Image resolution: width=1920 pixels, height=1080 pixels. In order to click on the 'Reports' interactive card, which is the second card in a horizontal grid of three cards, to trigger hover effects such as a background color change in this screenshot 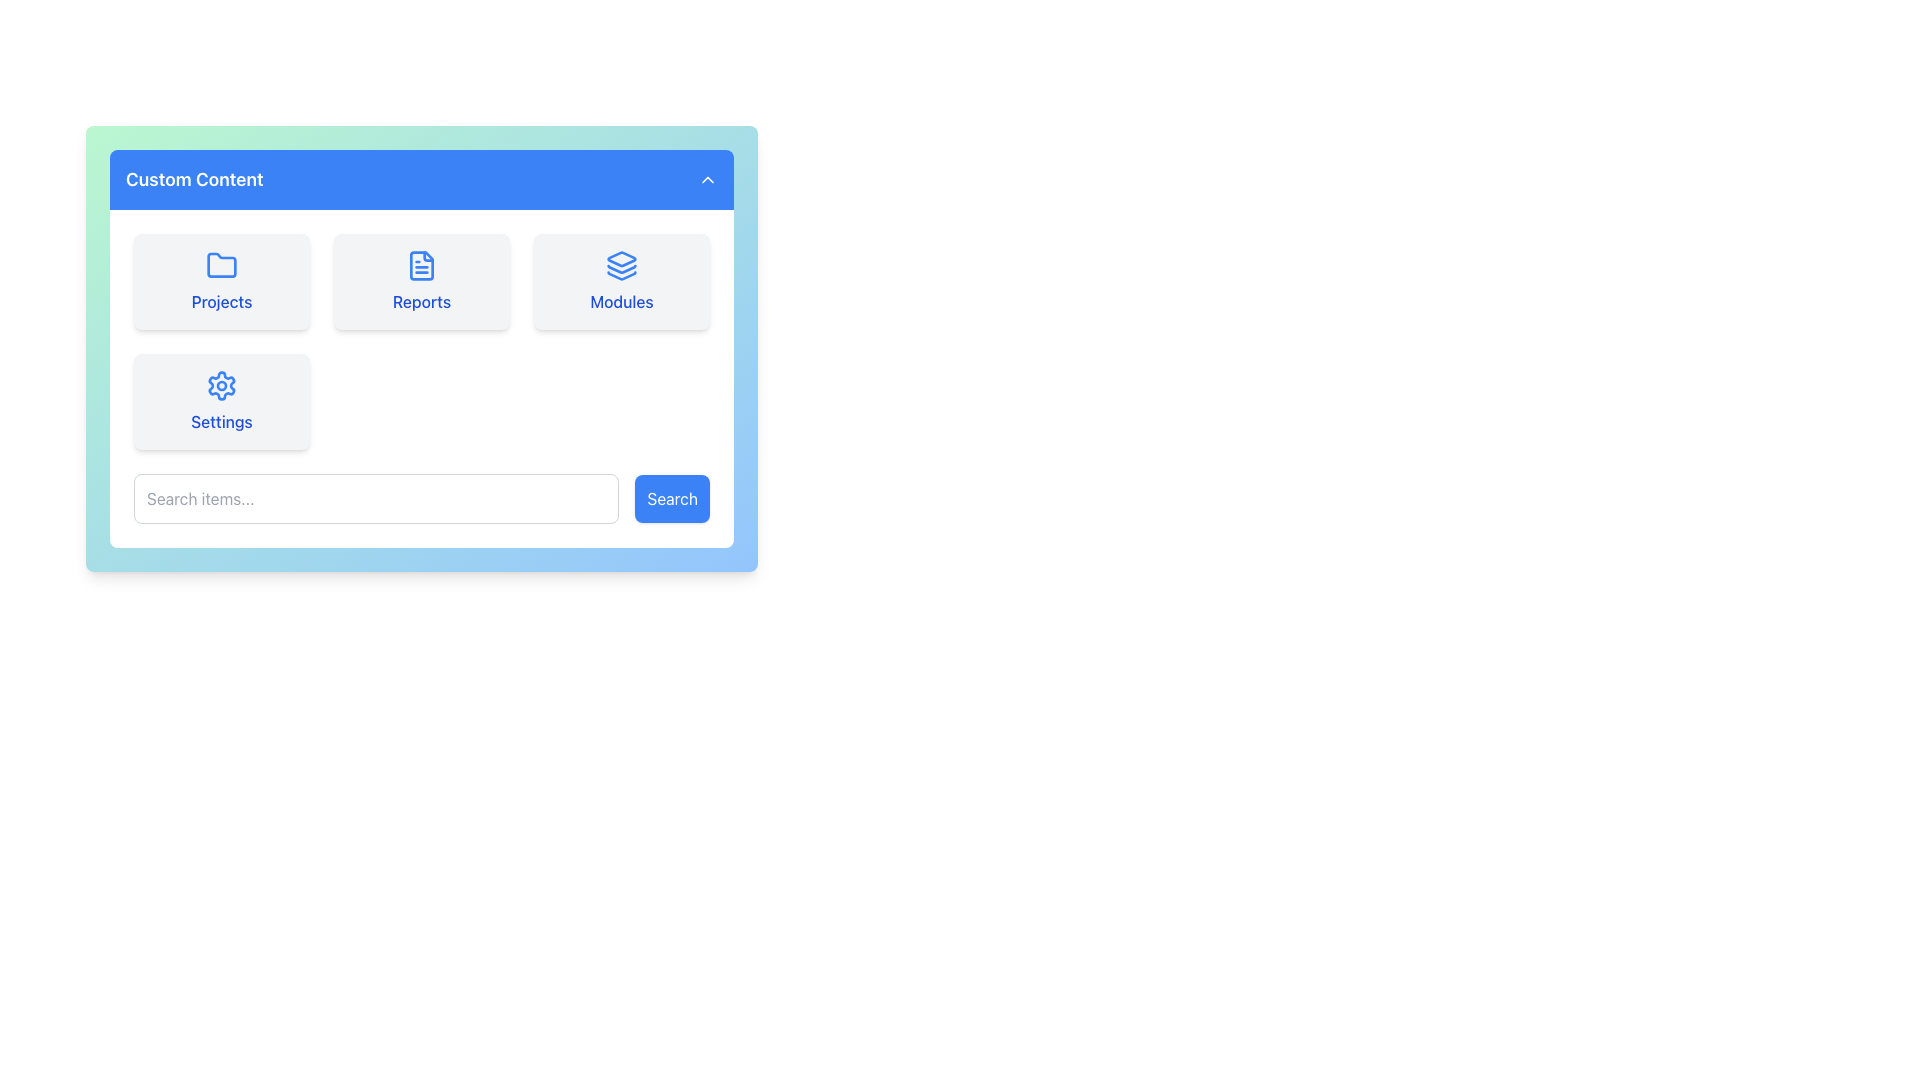, I will do `click(421, 281)`.